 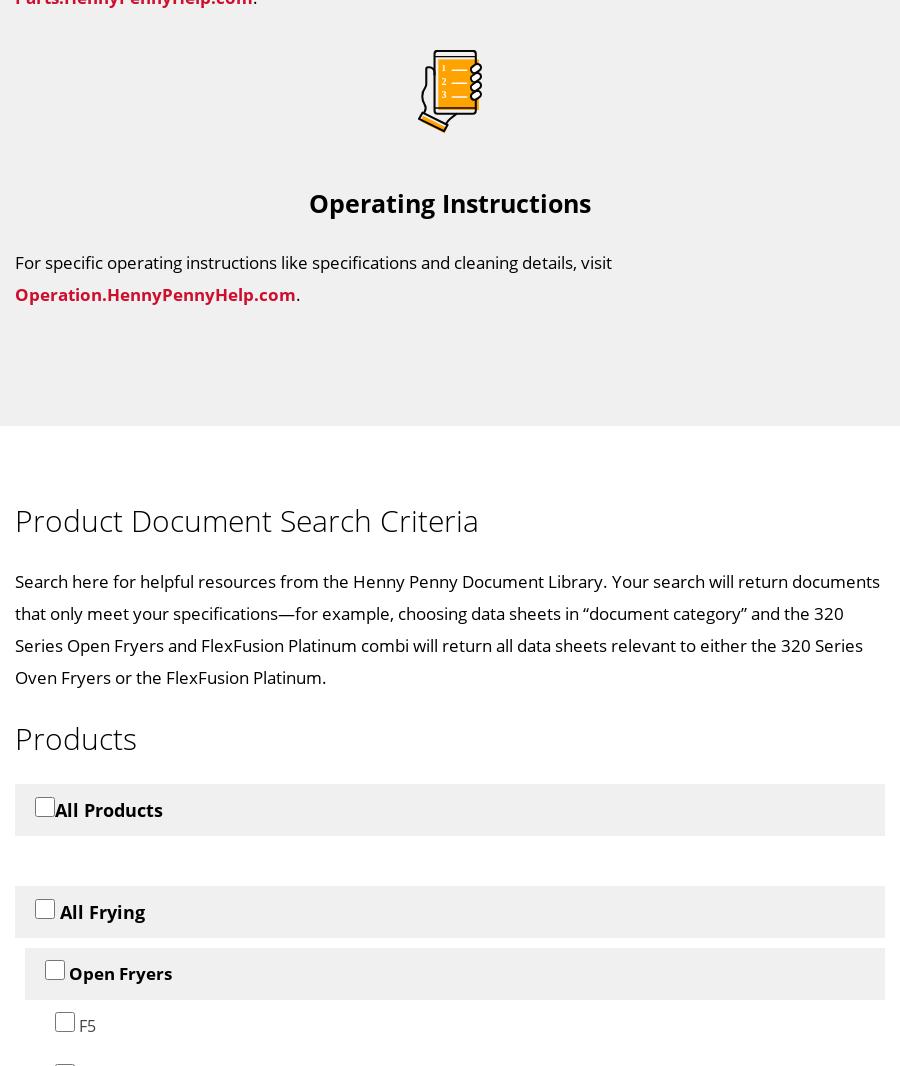 I want to click on '.', so click(x=297, y=293).